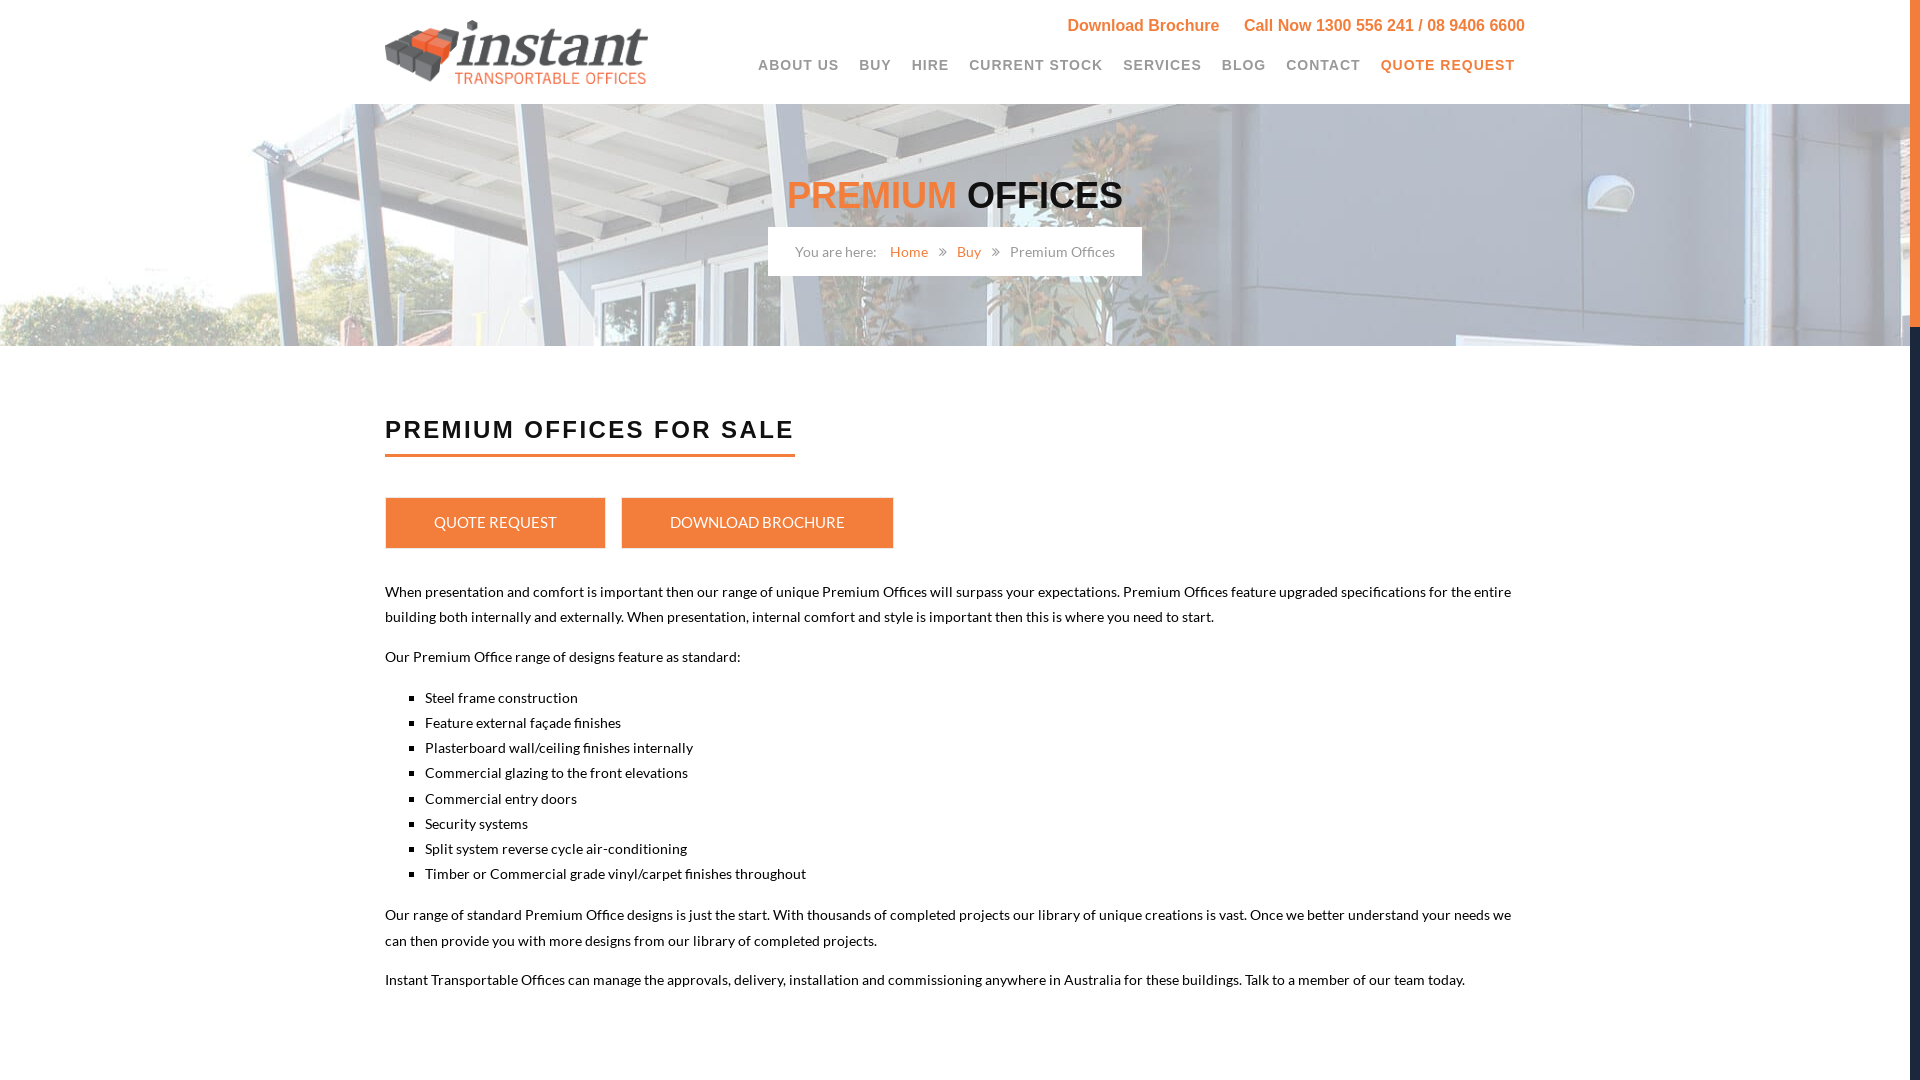 This screenshot has width=1920, height=1080. I want to click on 'Buy', so click(955, 250).